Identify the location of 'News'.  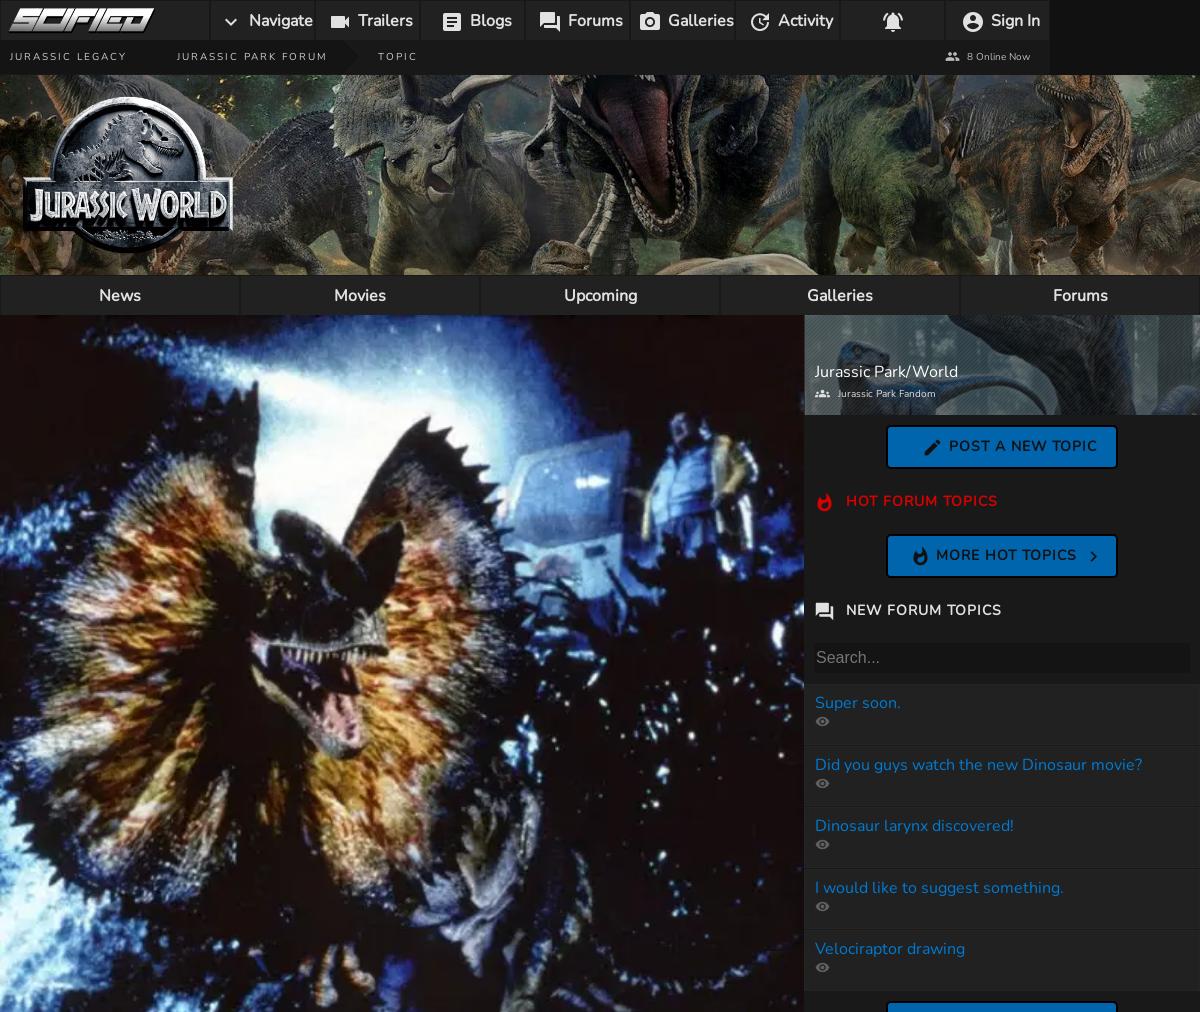
(99, 295).